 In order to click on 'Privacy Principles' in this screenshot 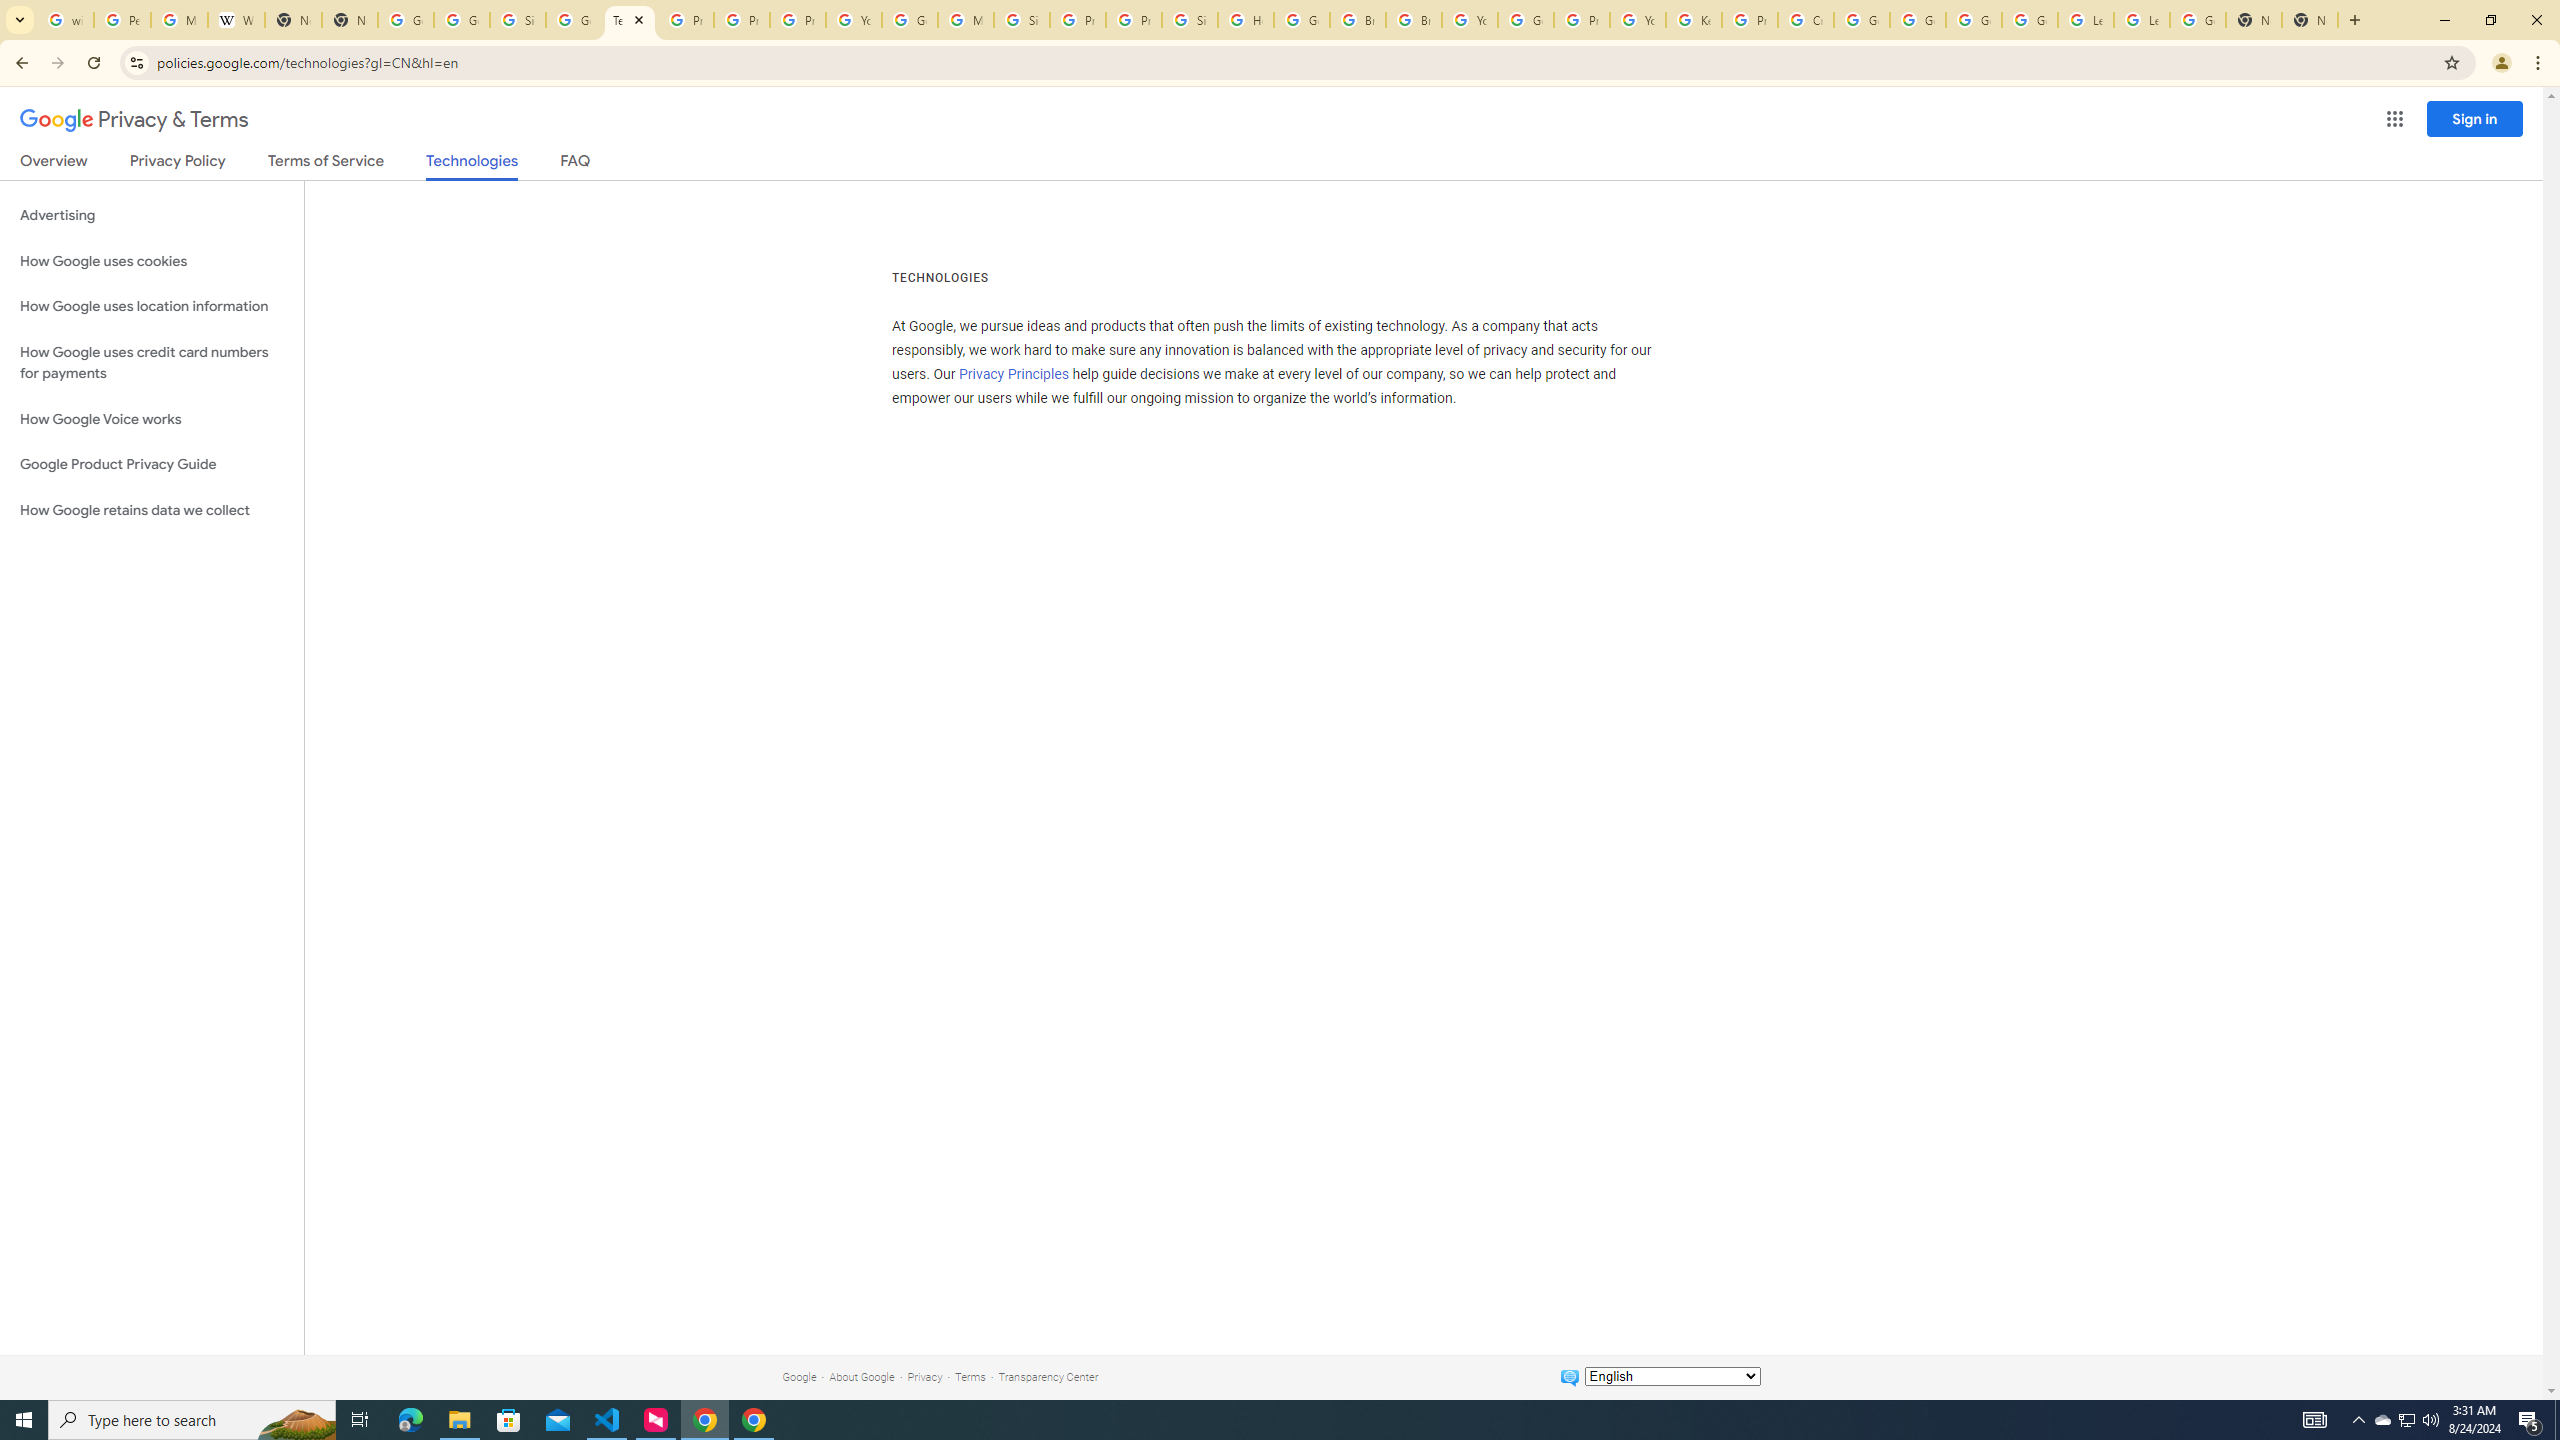, I will do `click(1015, 375)`.